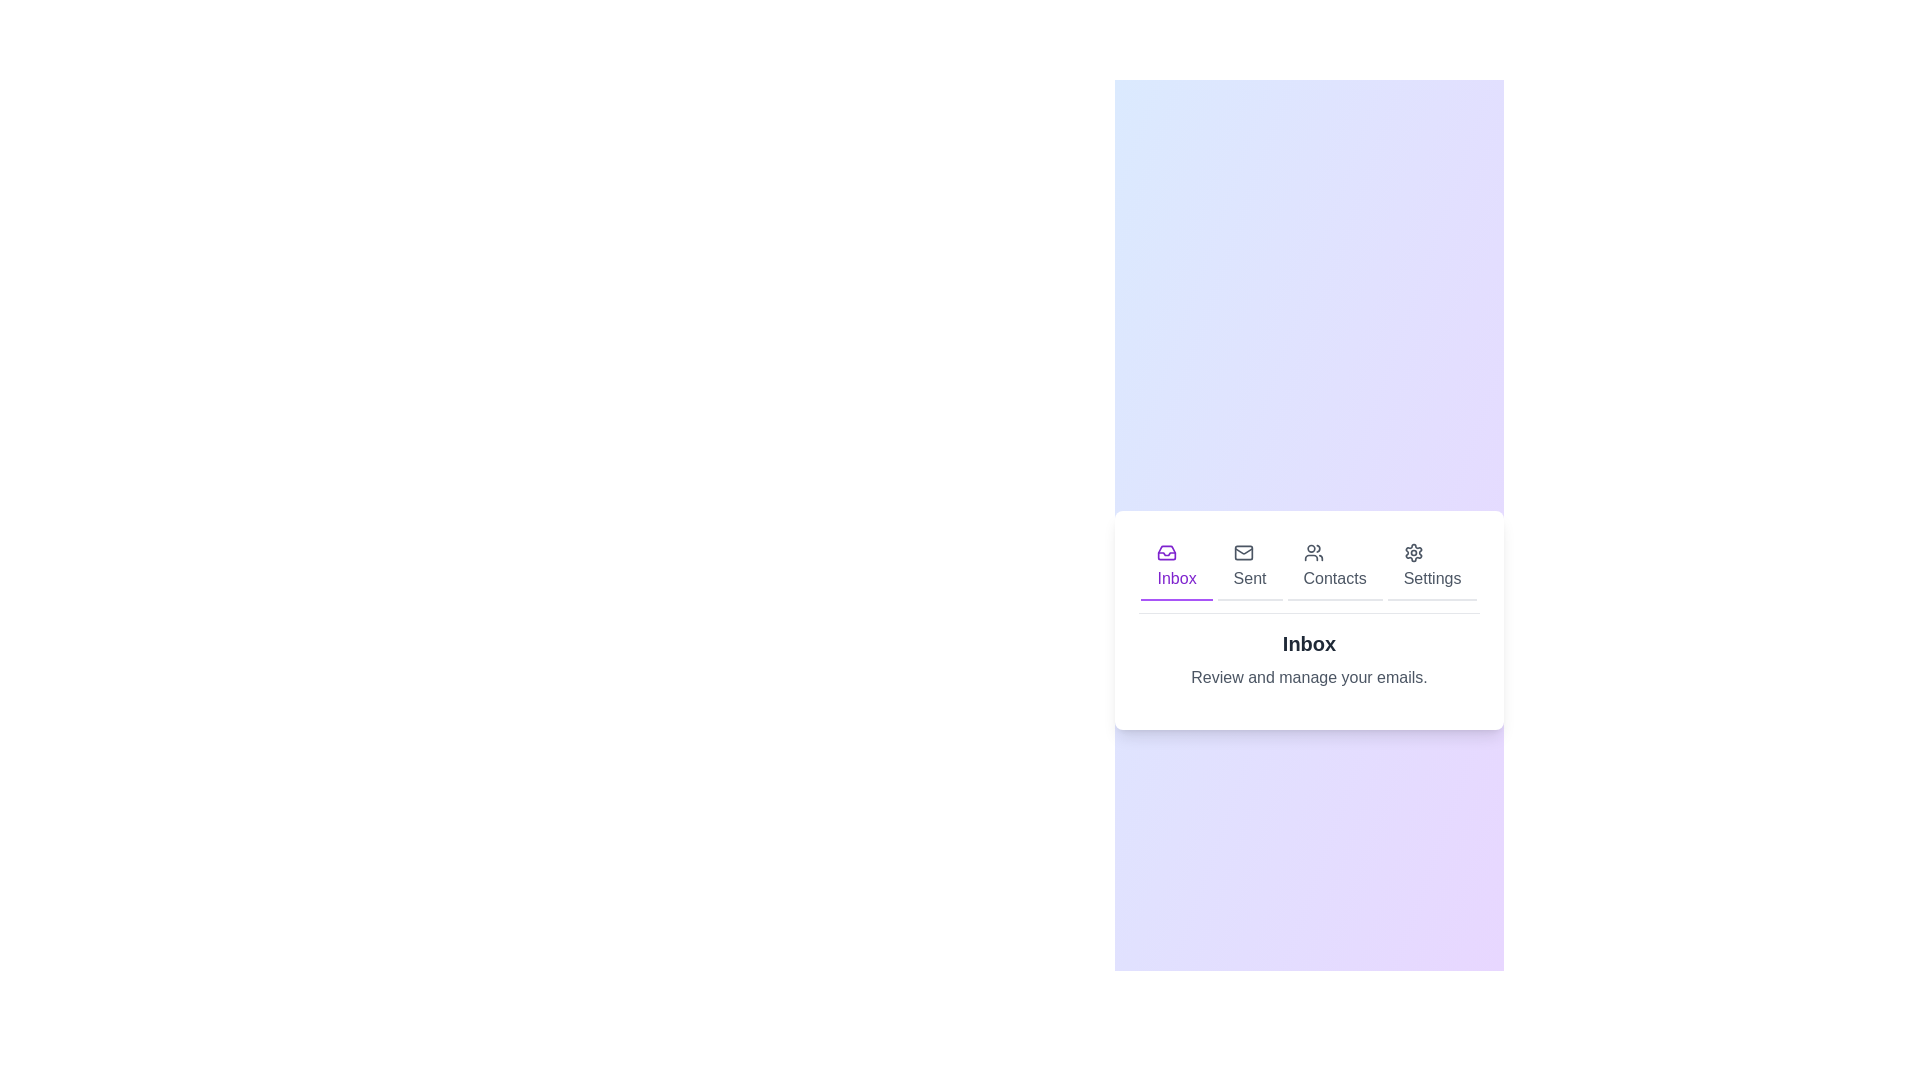  Describe the element at coordinates (1430, 567) in the screenshot. I see `the tab labeled 'Settings' to view its content` at that location.